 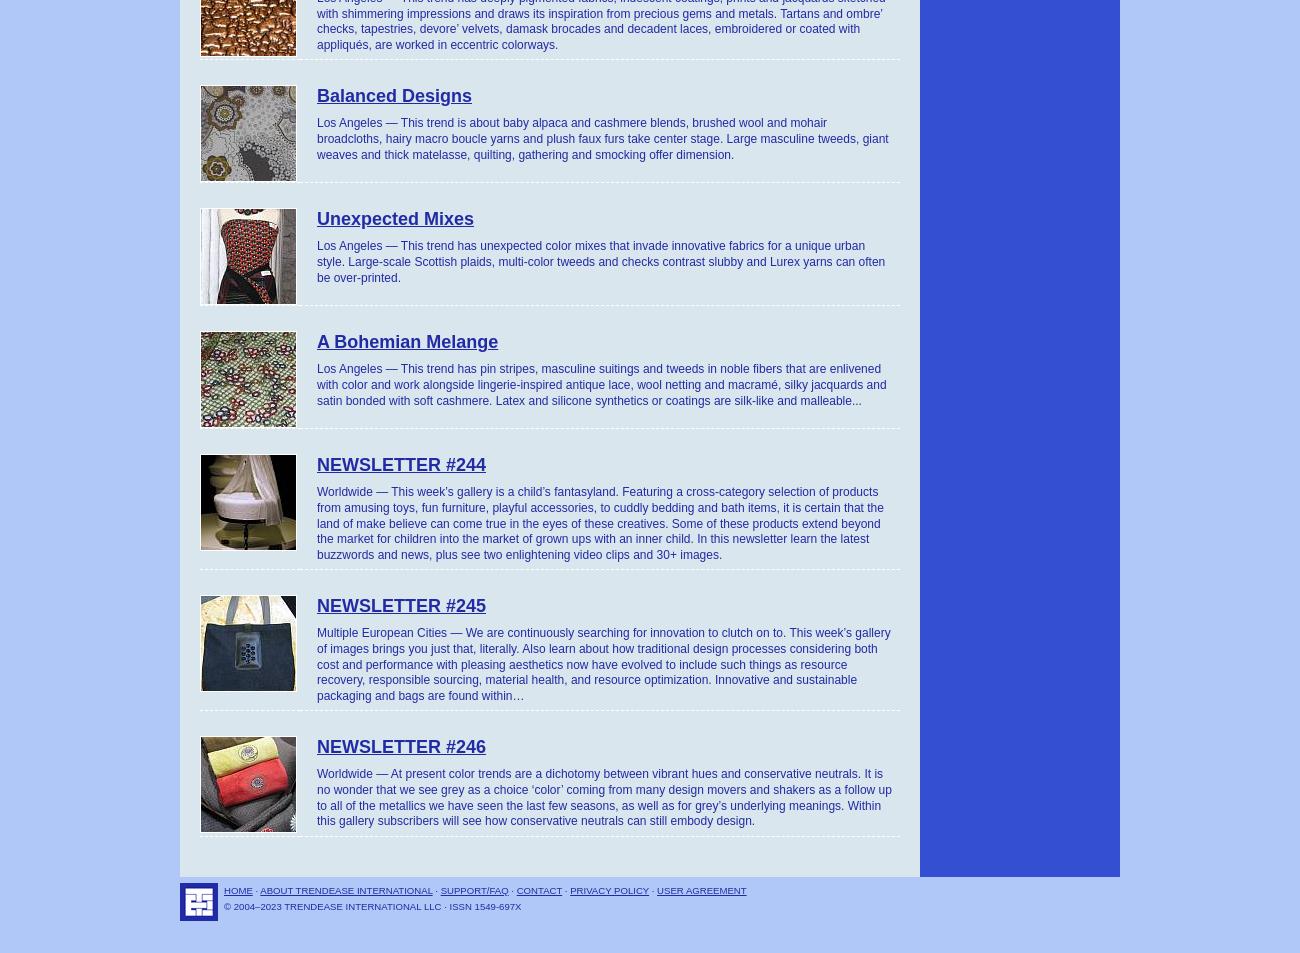 I want to click on 'Balanced Designs', so click(x=394, y=94).